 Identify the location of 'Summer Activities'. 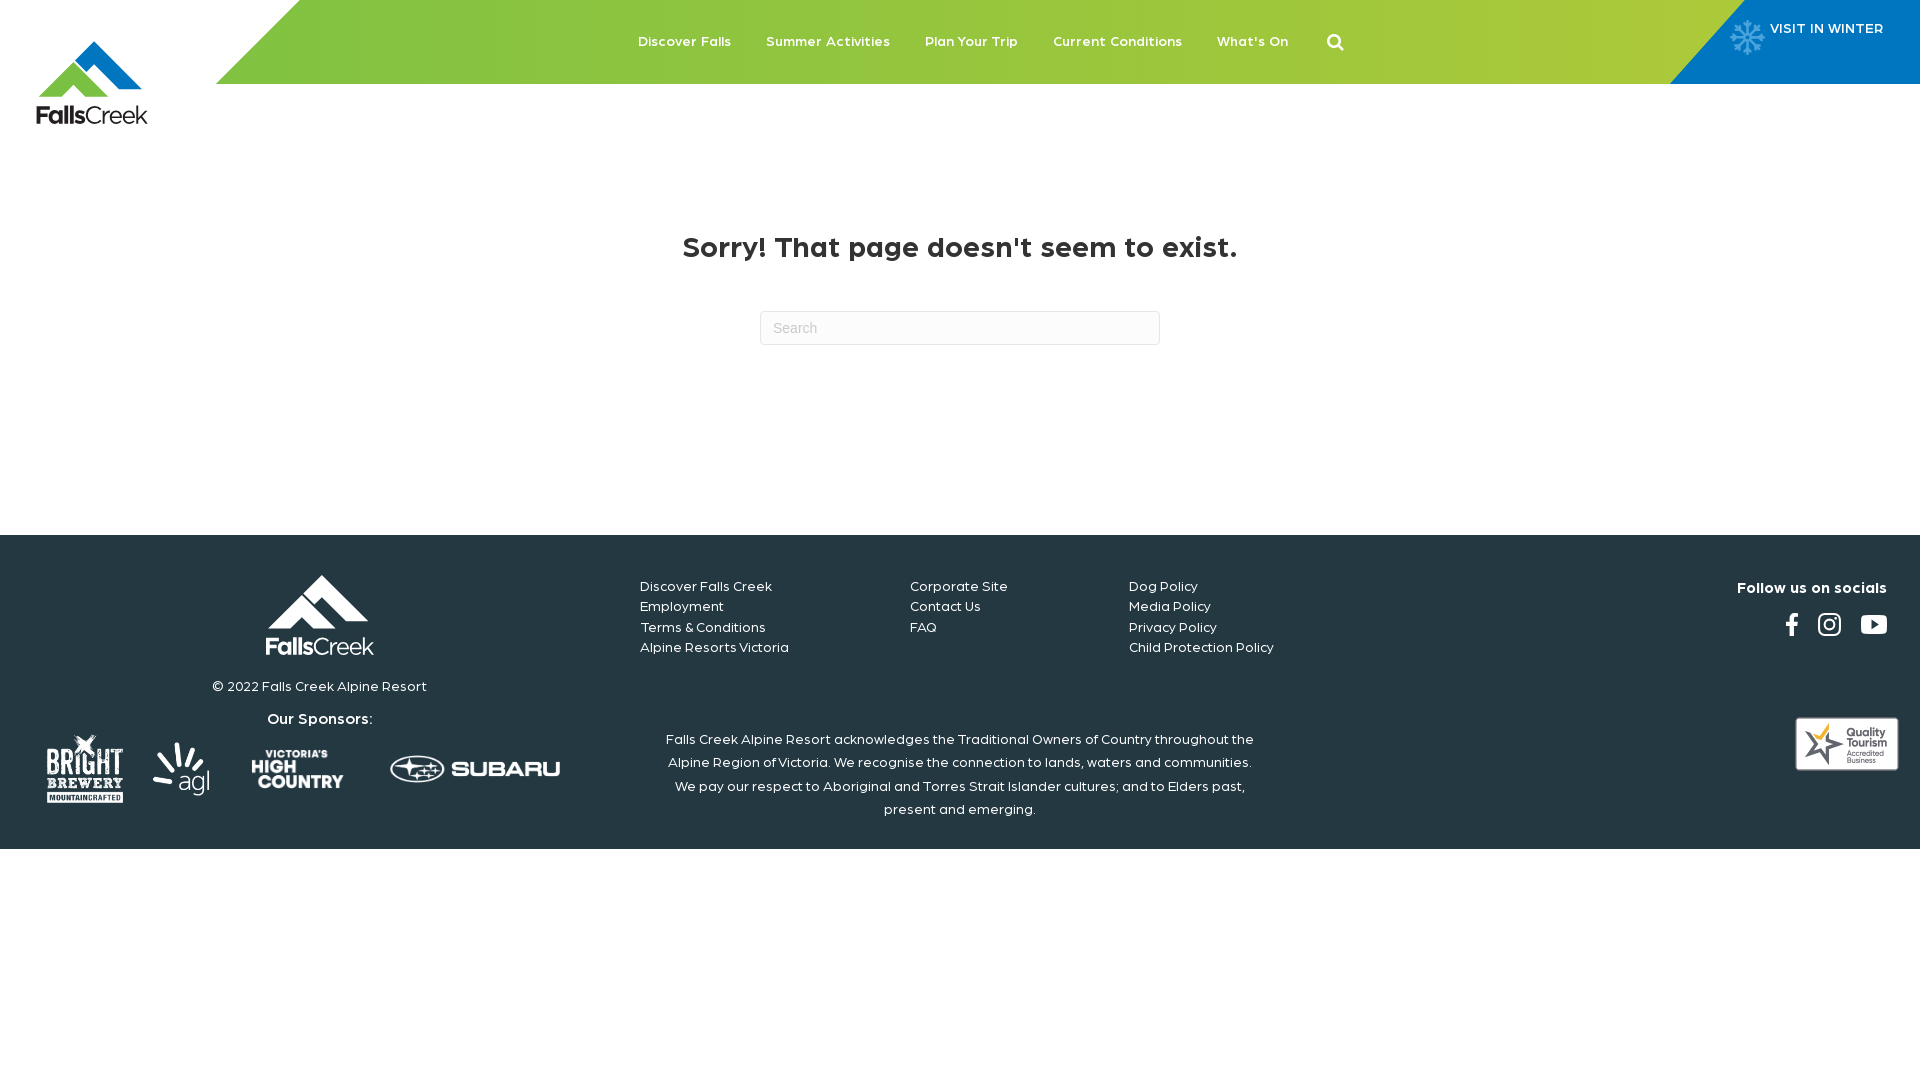
(828, 42).